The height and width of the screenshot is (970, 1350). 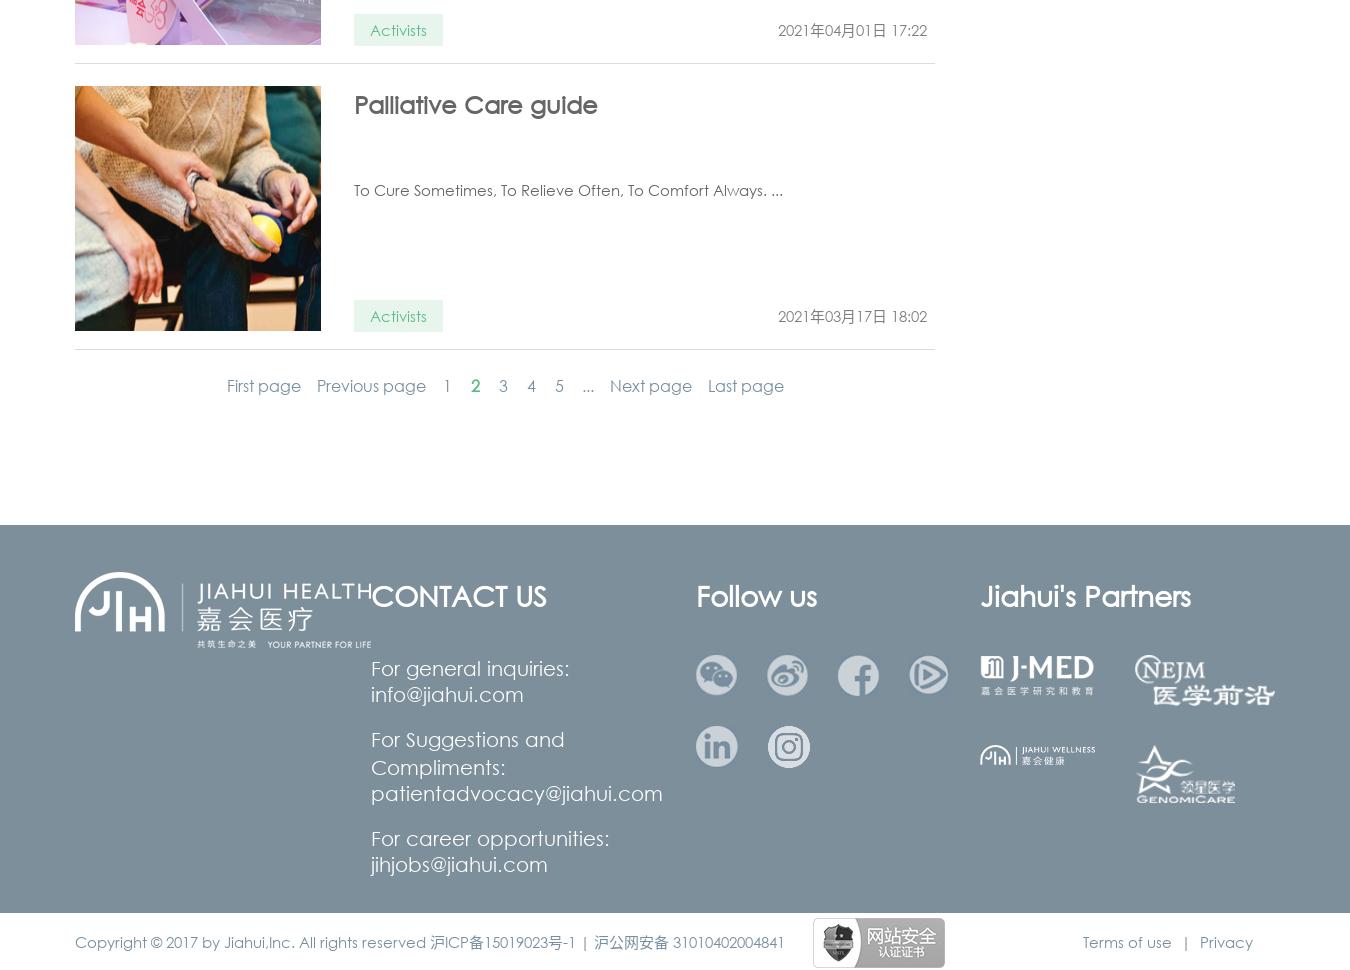 I want to click on 'Previous page', so click(x=315, y=384).